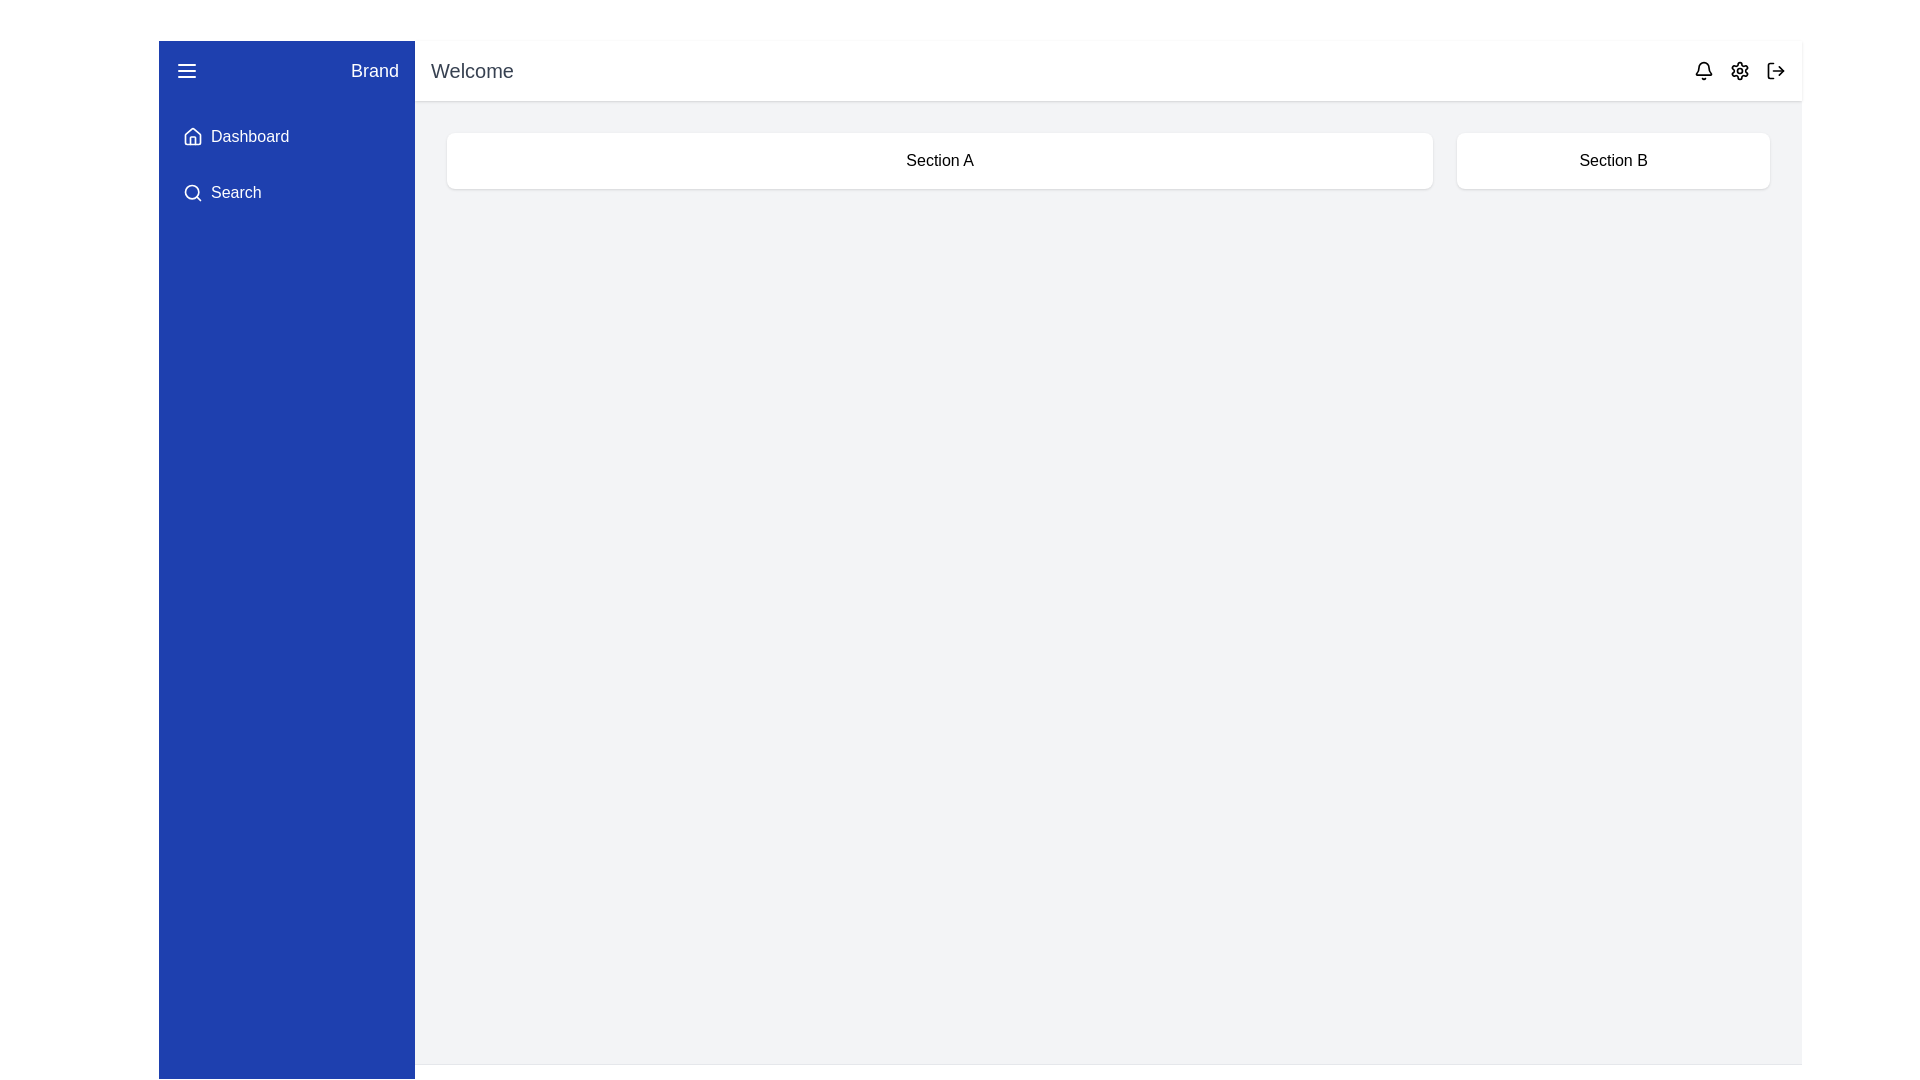 The width and height of the screenshot is (1920, 1080). What do you see at coordinates (192, 136) in the screenshot?
I see `the house-shaped icon located in the left blue navigation bar, which is the first icon in the vertical navigation list, positioned directly below the hamburger menu icon and to the left of the 'Dashboard' text label` at bounding box center [192, 136].